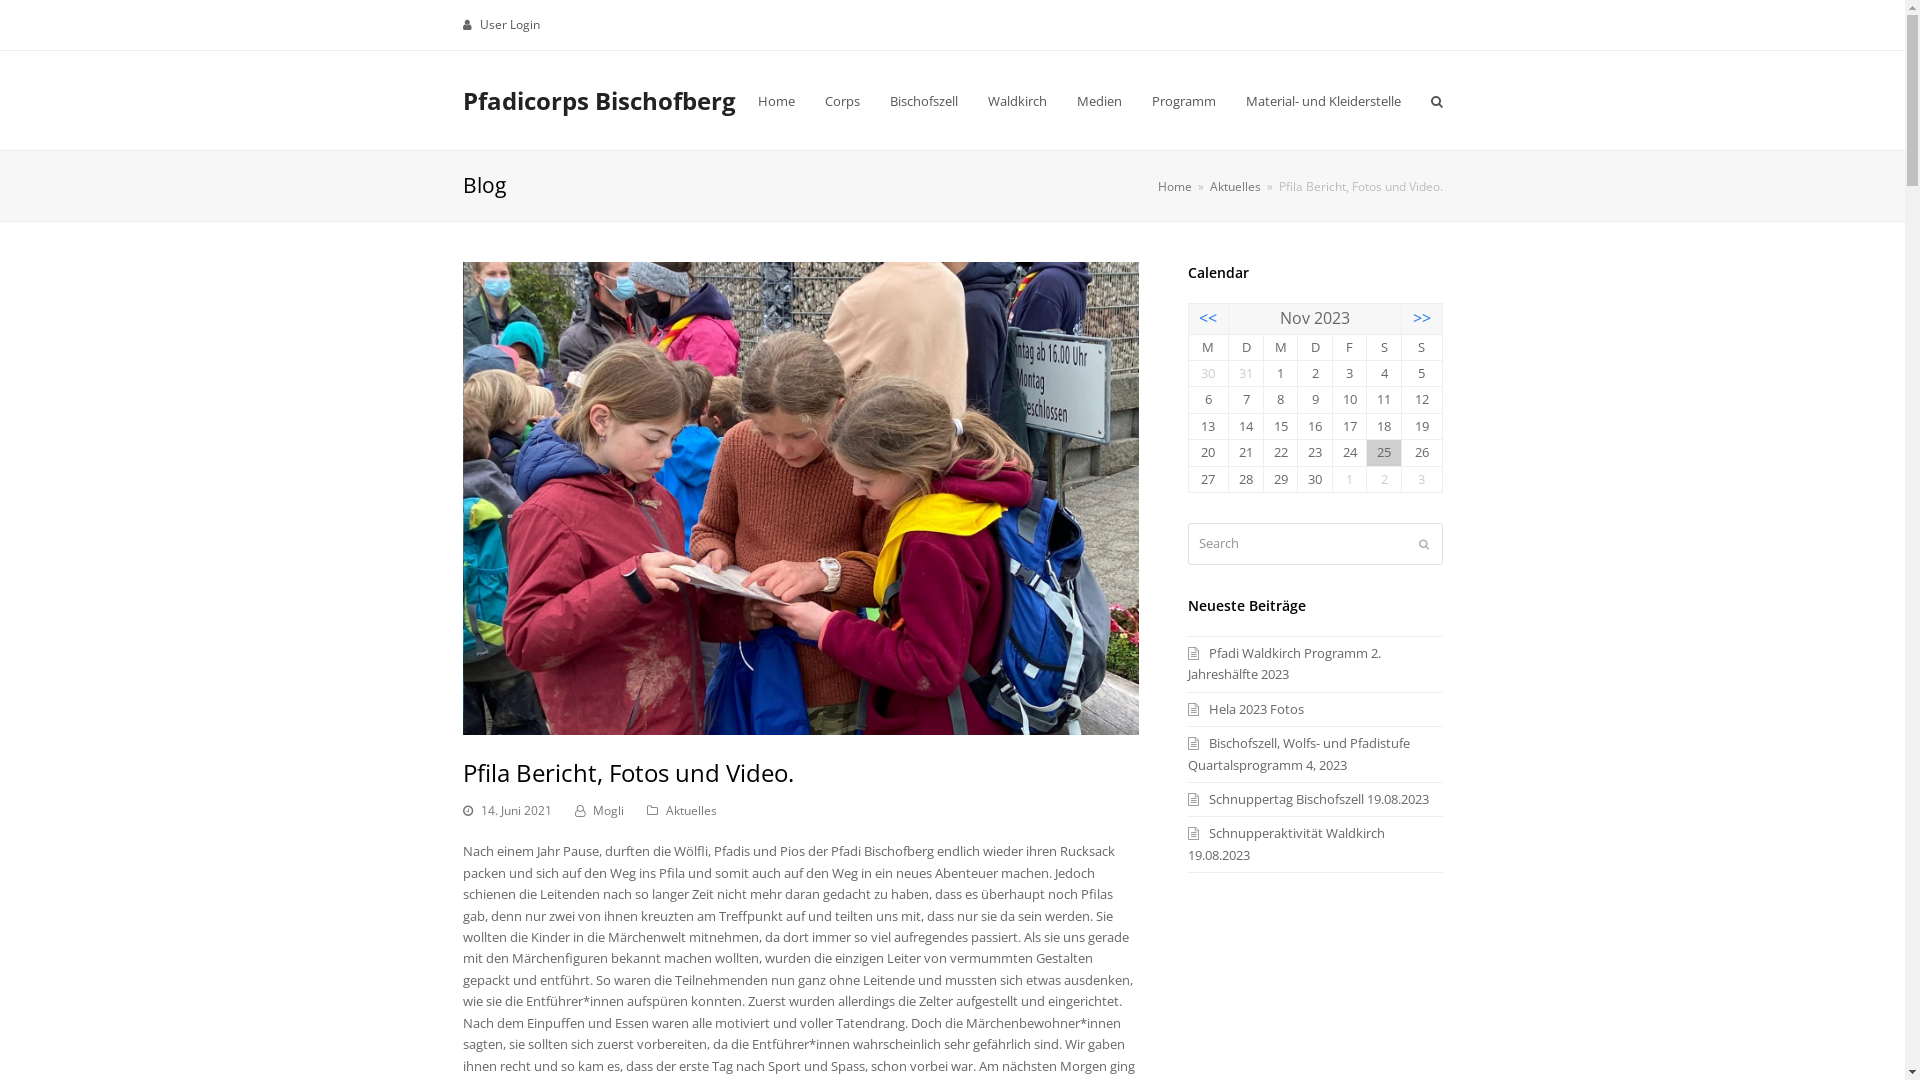 The width and height of the screenshot is (1920, 1080). Describe the element at coordinates (1207, 316) in the screenshot. I see `'<<'` at that location.